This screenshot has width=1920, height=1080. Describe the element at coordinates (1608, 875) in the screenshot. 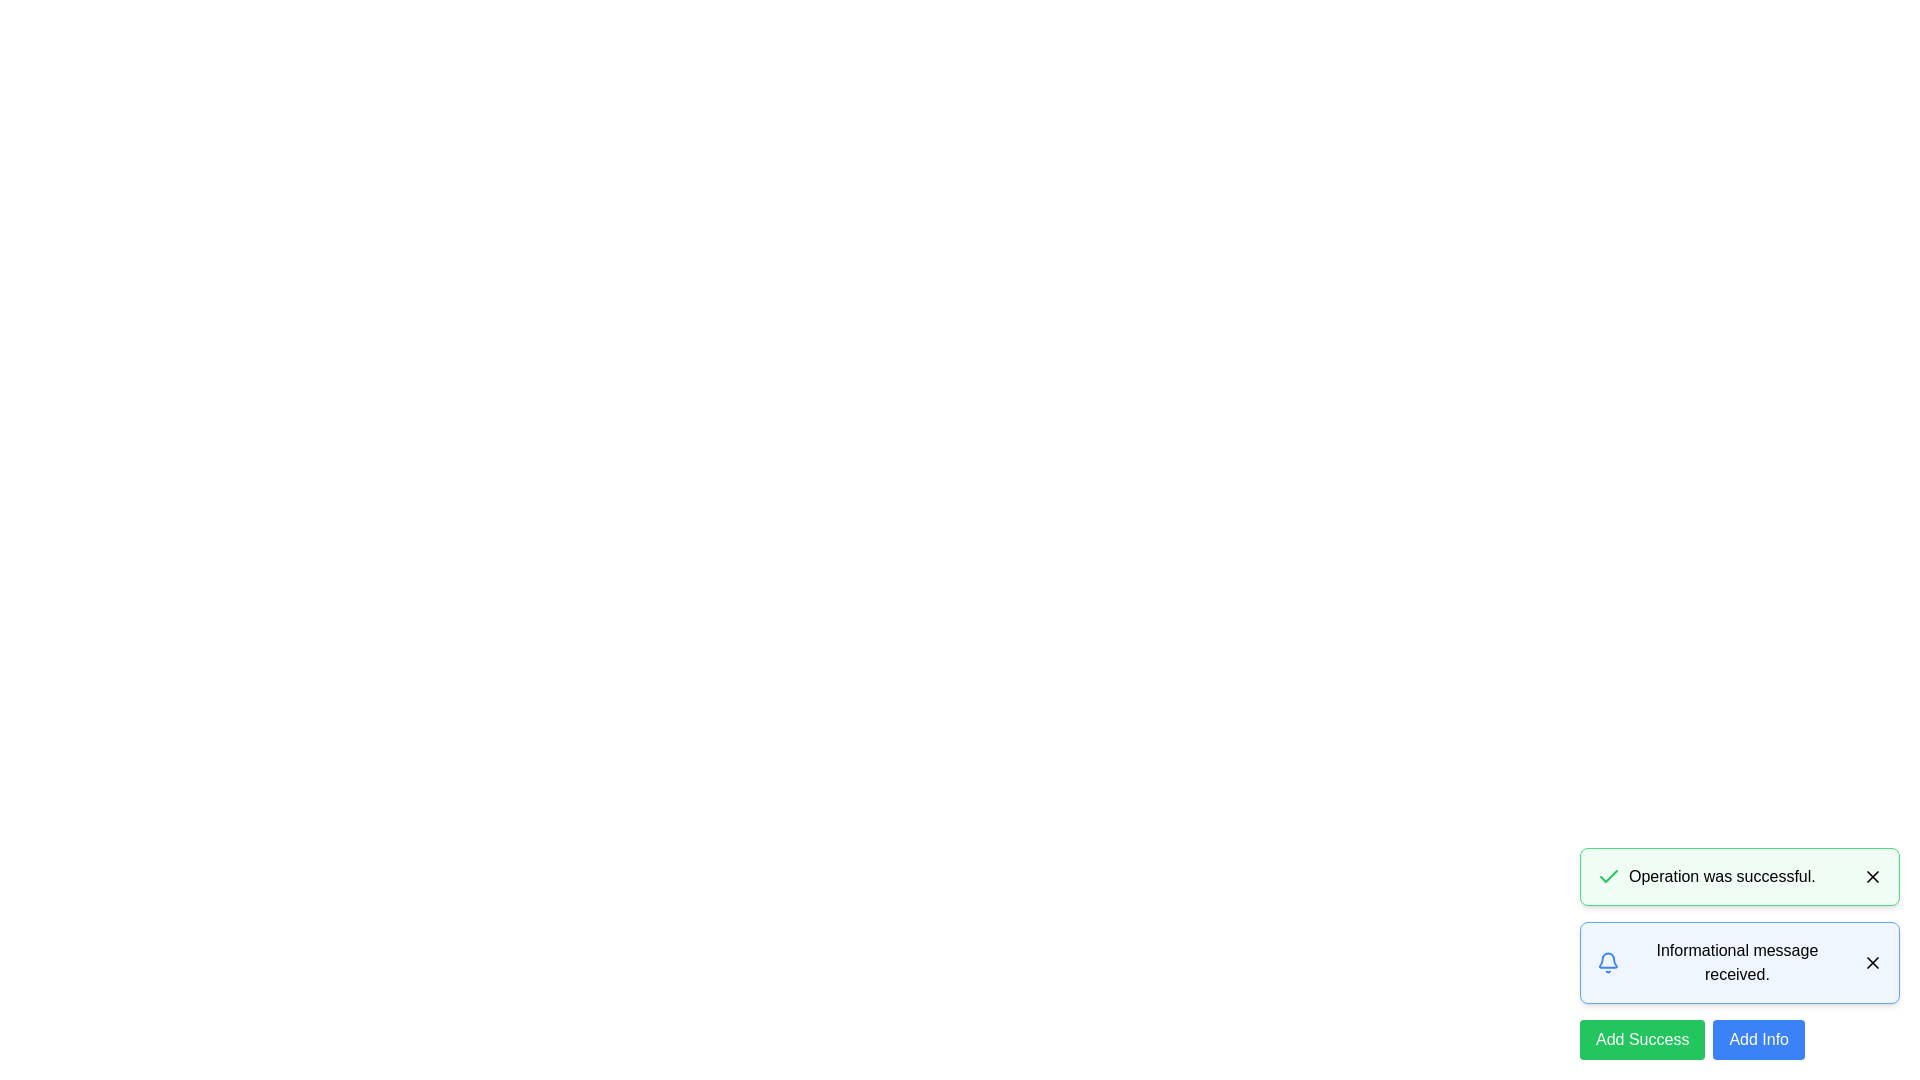

I see `the status indicated by the green checkmark icon located to the left of the text 'Operation was successful.'` at that location.